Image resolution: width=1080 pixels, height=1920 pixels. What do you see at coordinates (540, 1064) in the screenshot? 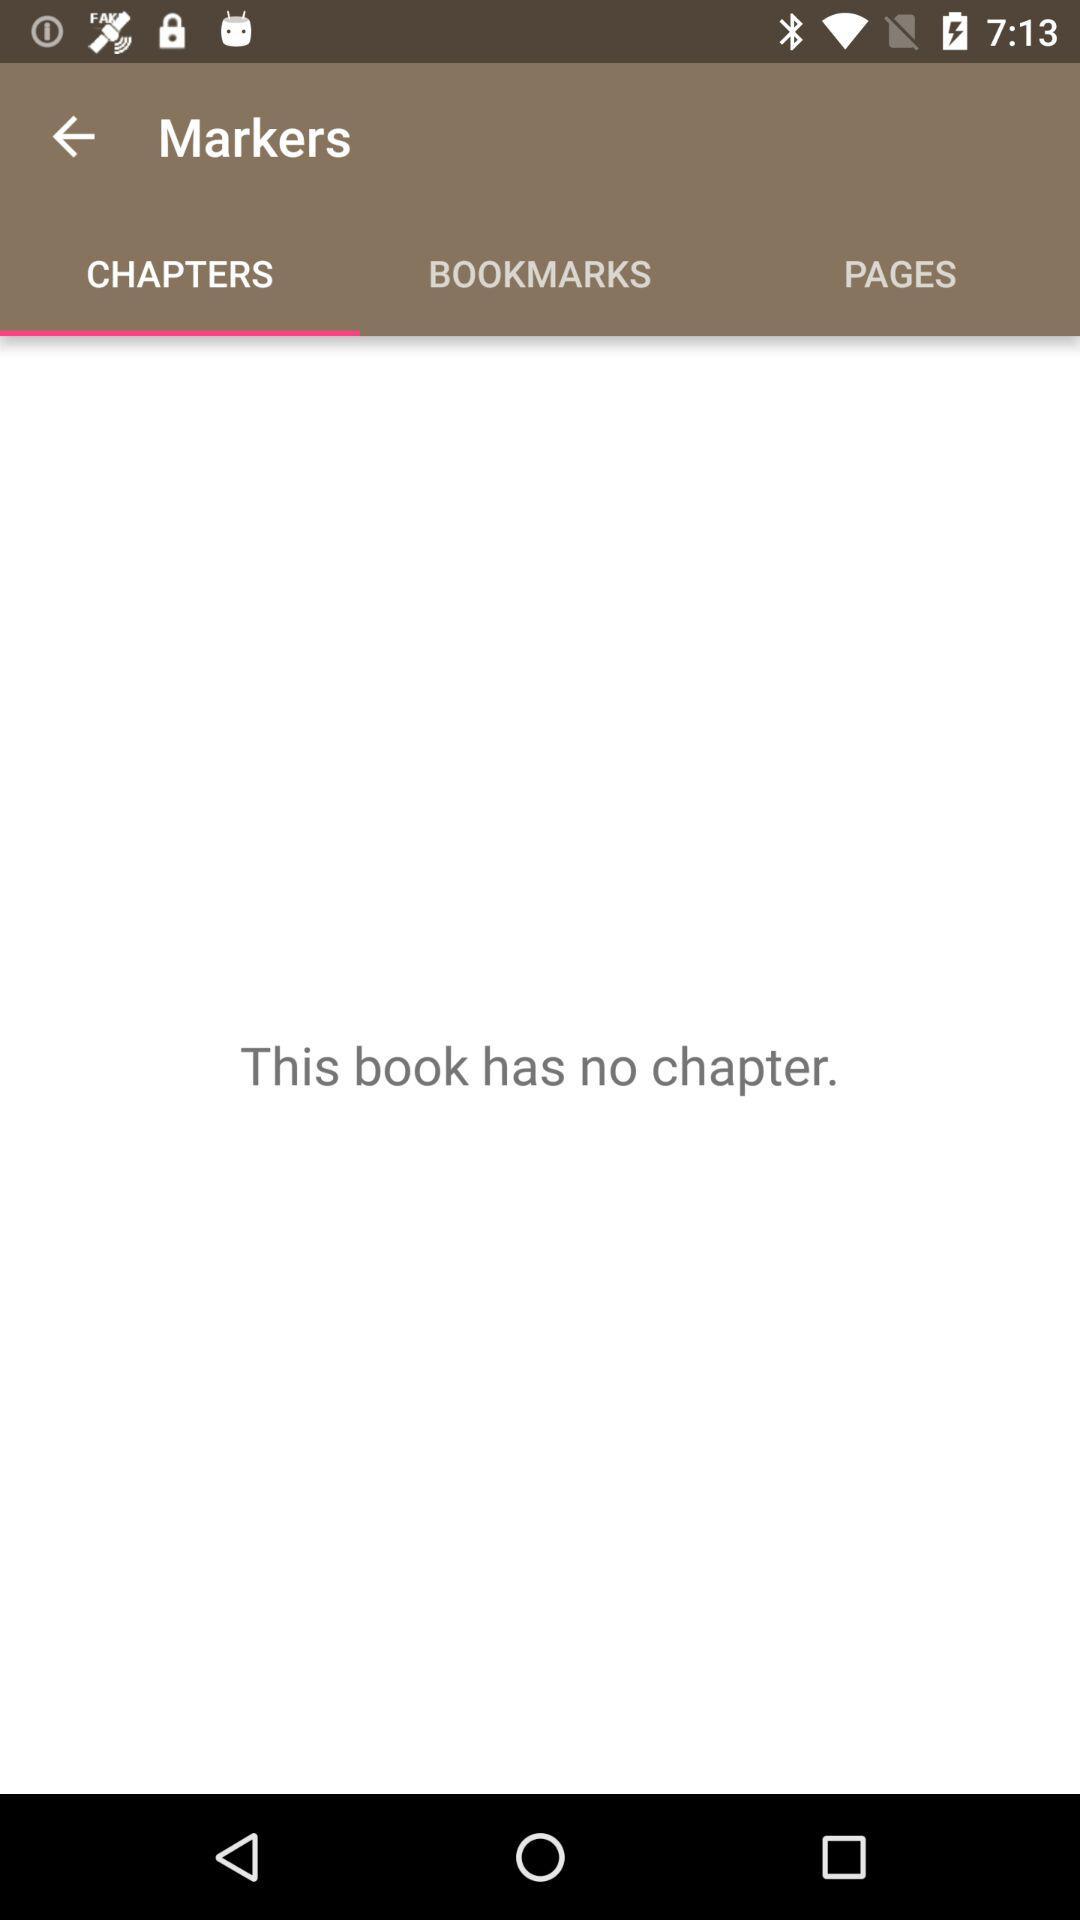
I see `icon below chapters item` at bounding box center [540, 1064].